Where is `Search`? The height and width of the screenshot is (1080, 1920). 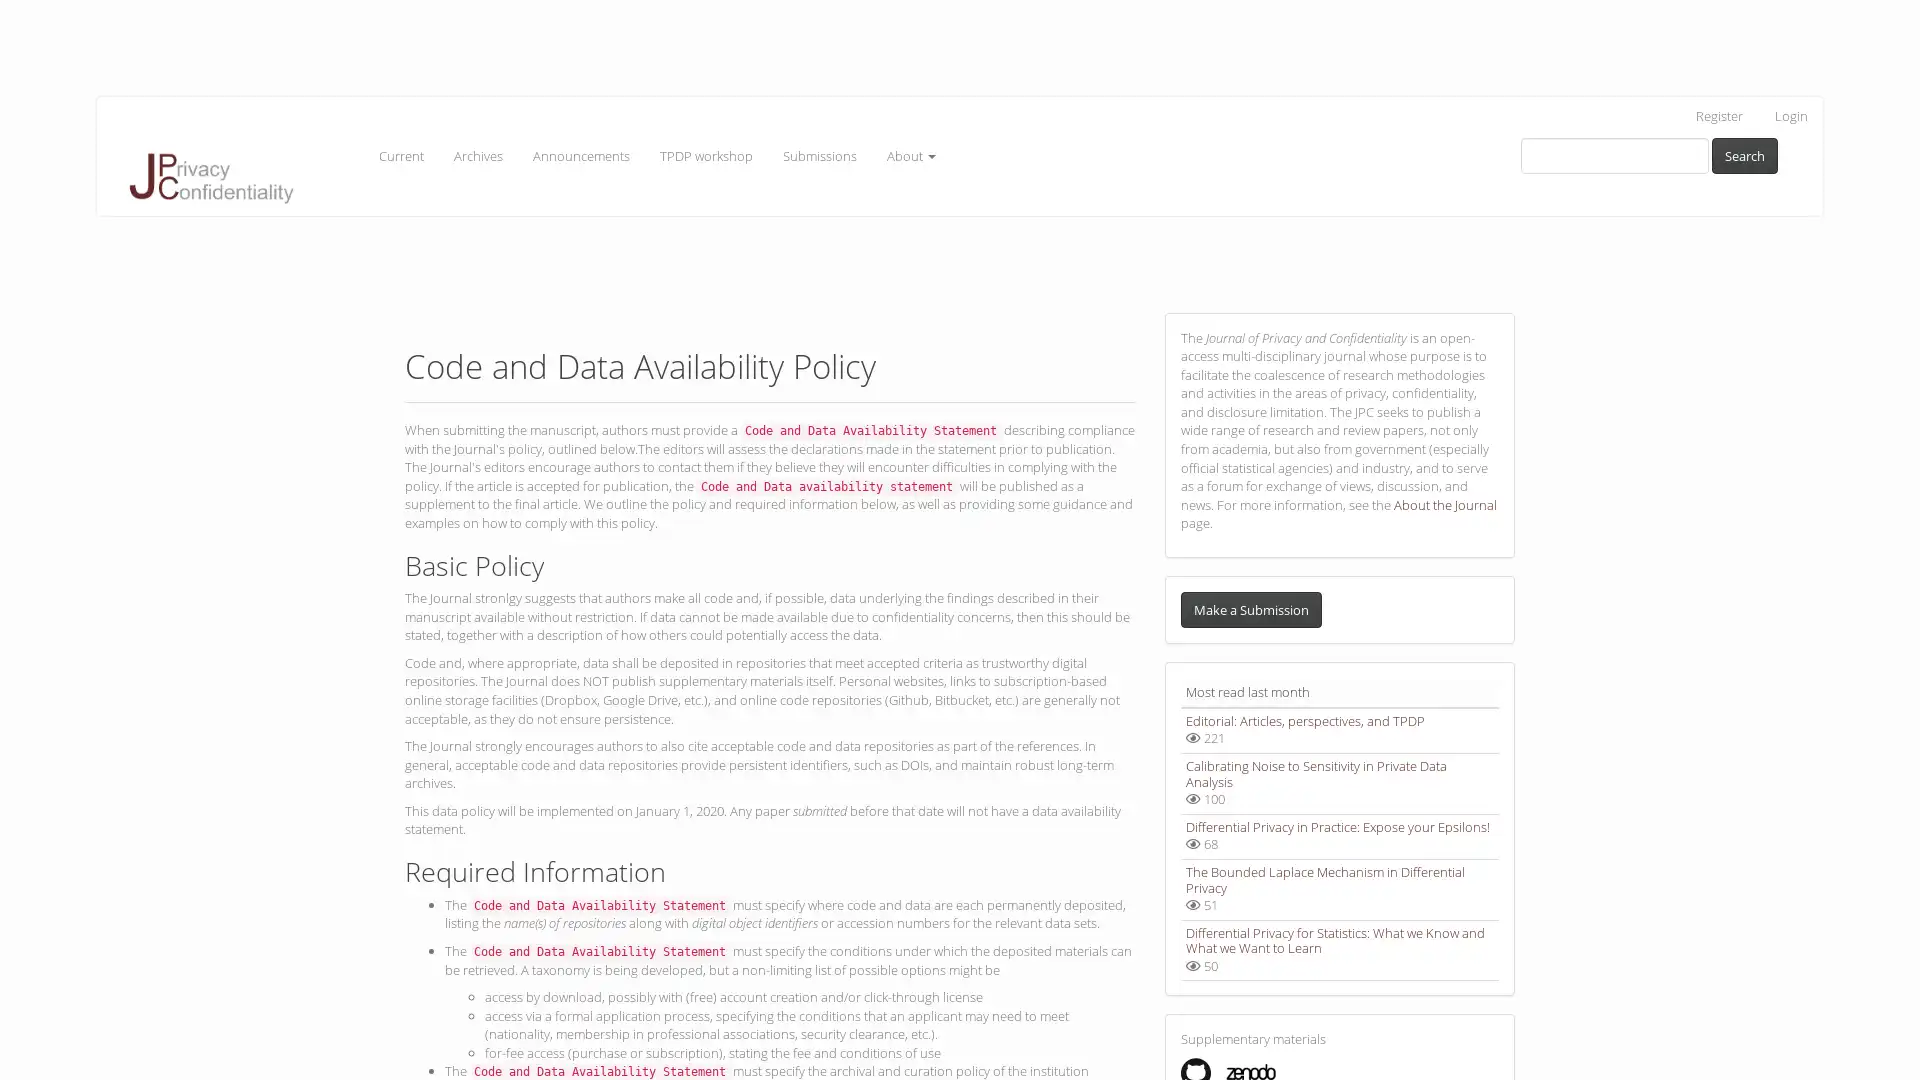 Search is located at coordinates (1744, 154).